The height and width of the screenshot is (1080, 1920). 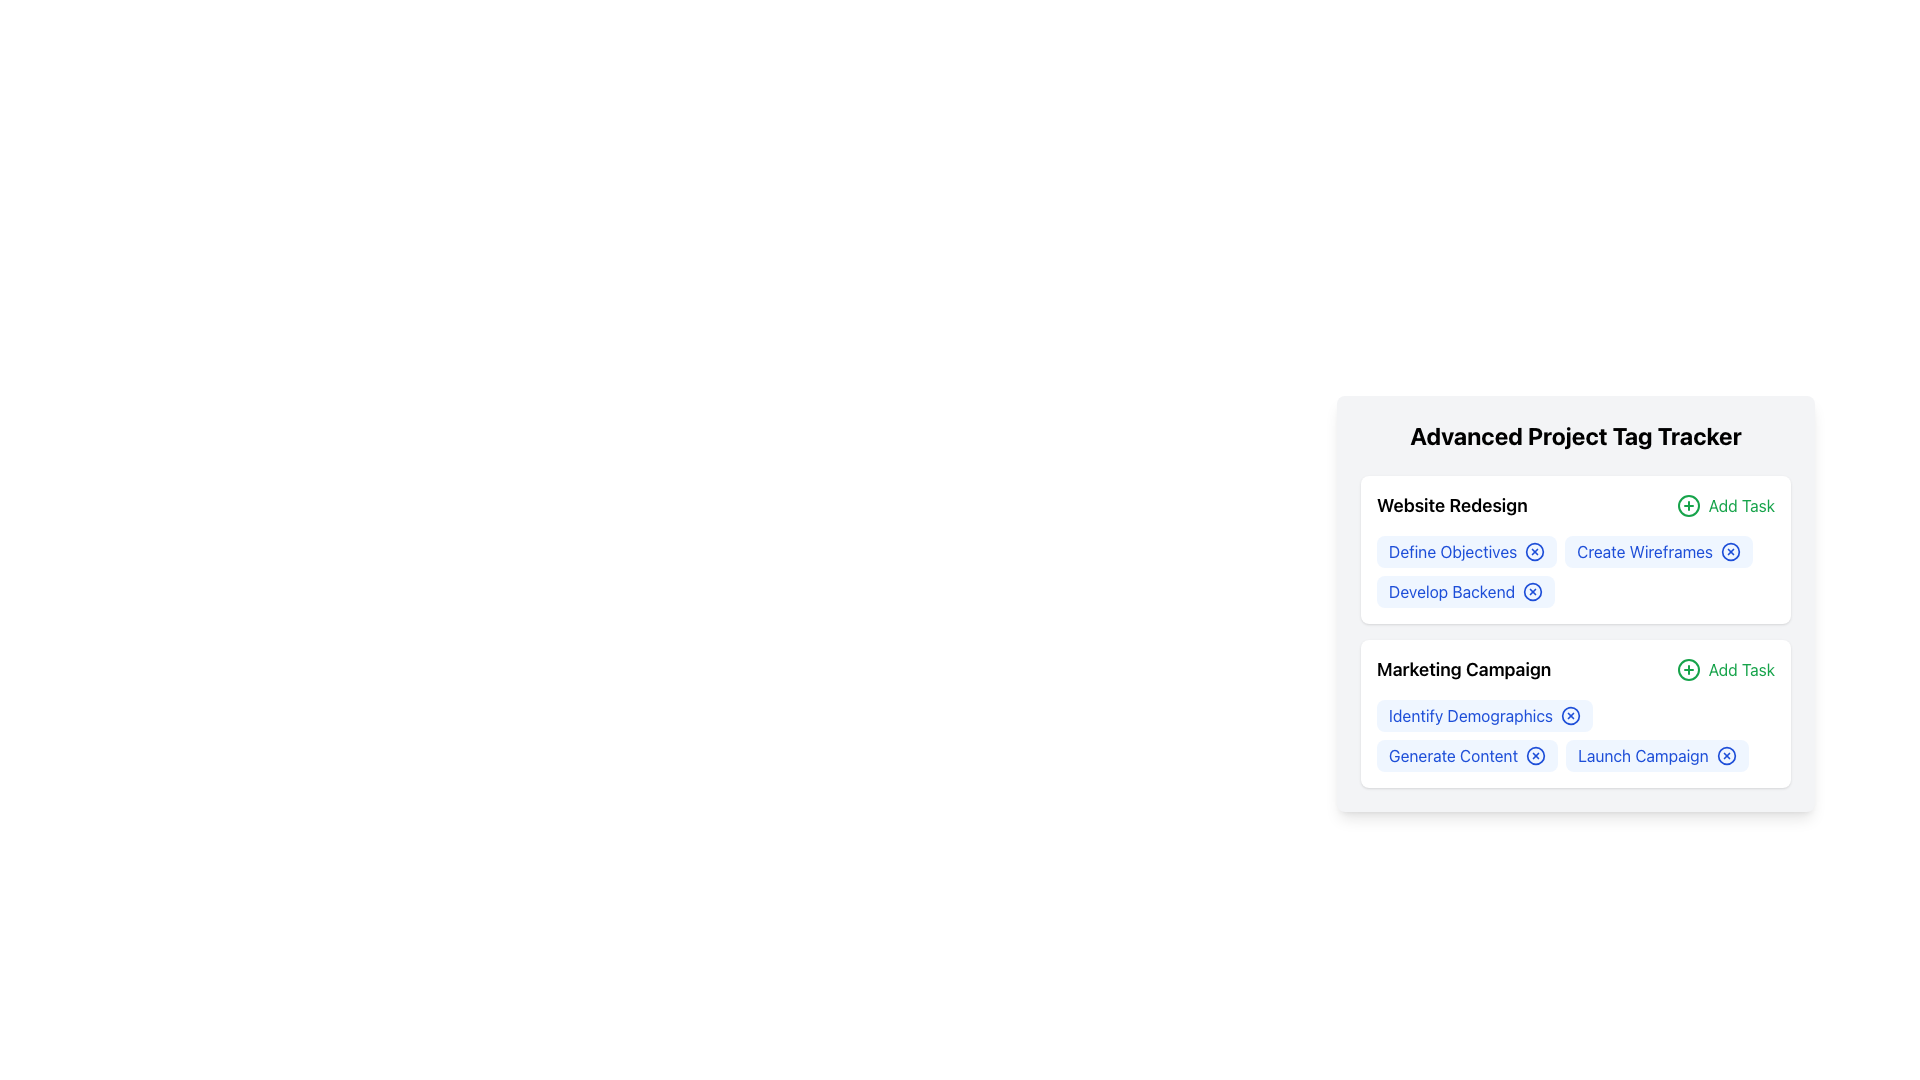 I want to click on the close or delete button icon located immediately to the right of the 'Generate Content' text in the 'Marketing Campaign' section, so click(x=1535, y=756).